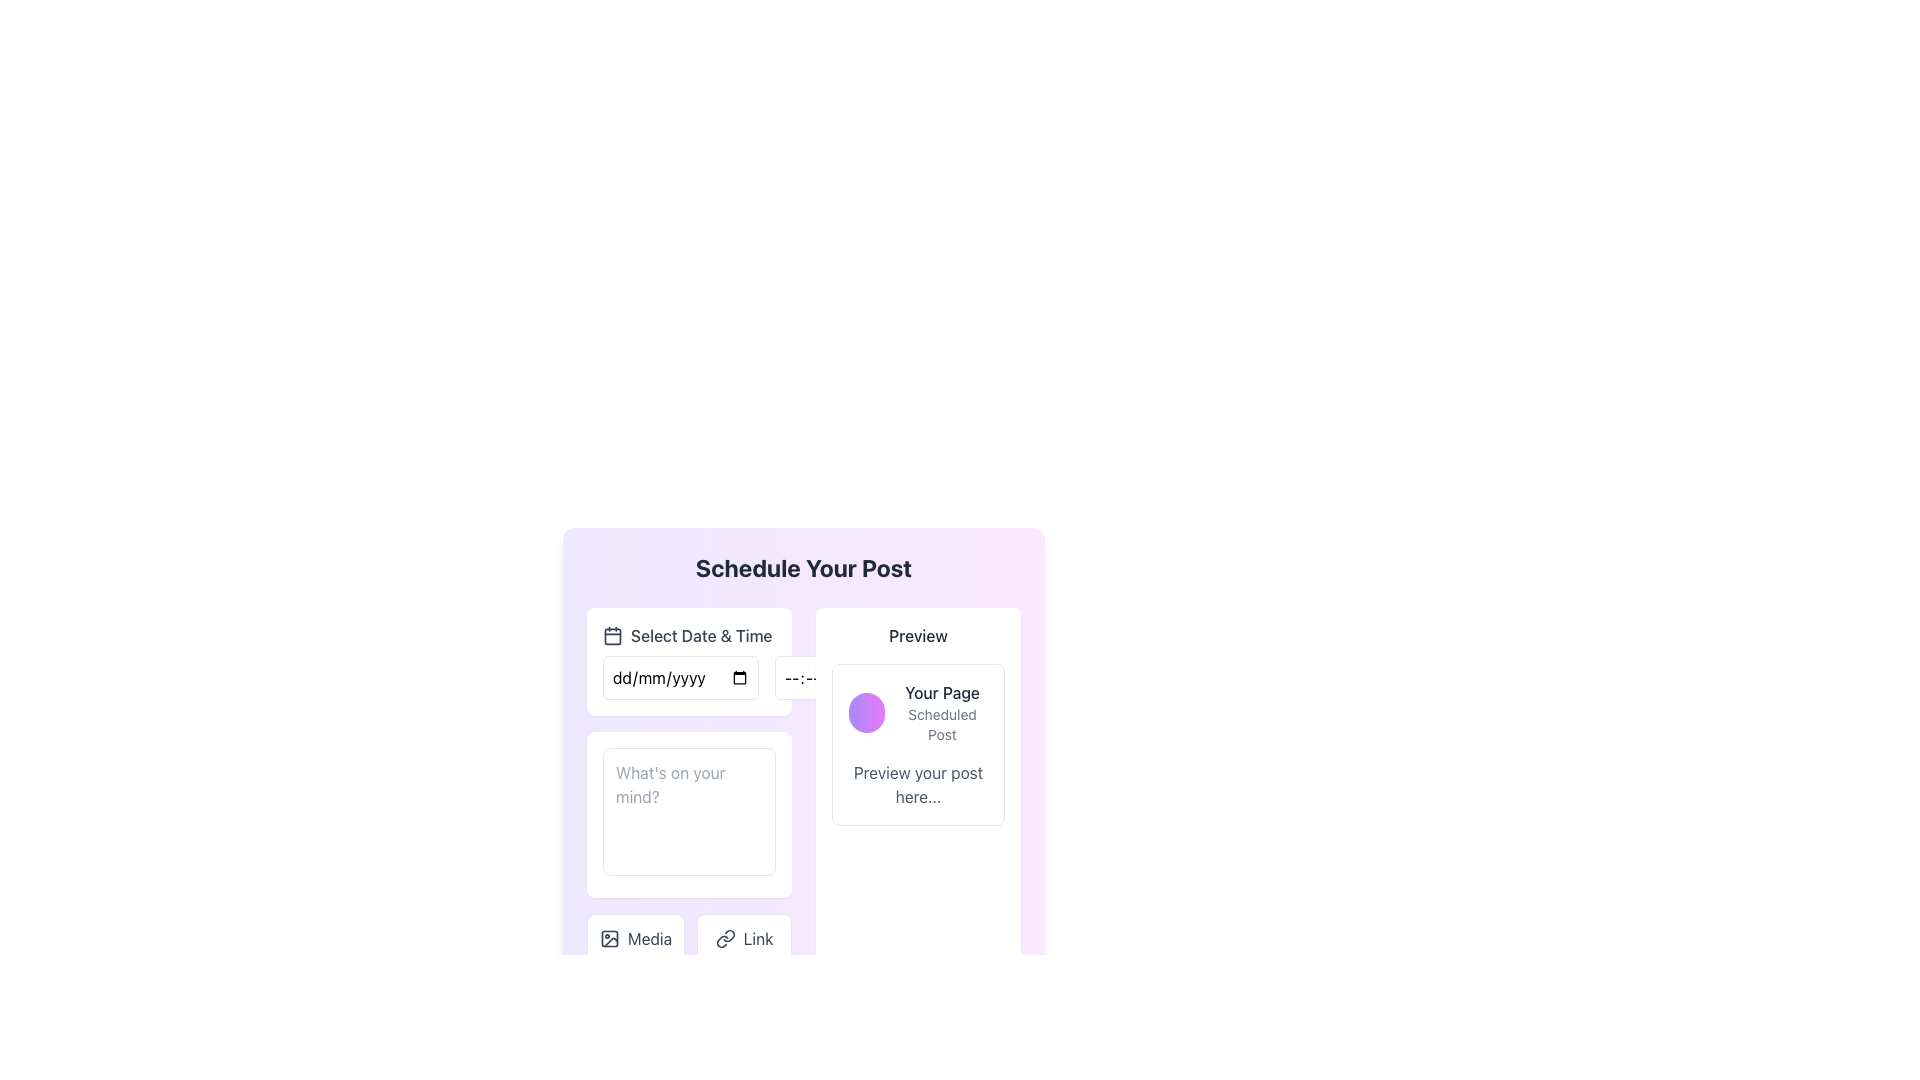 The image size is (1920, 1080). What do you see at coordinates (608, 938) in the screenshot?
I see `the 'Media' button icon located at the bottom-left area of the interface, which indicates its functionality related to uploading or managing media files` at bounding box center [608, 938].